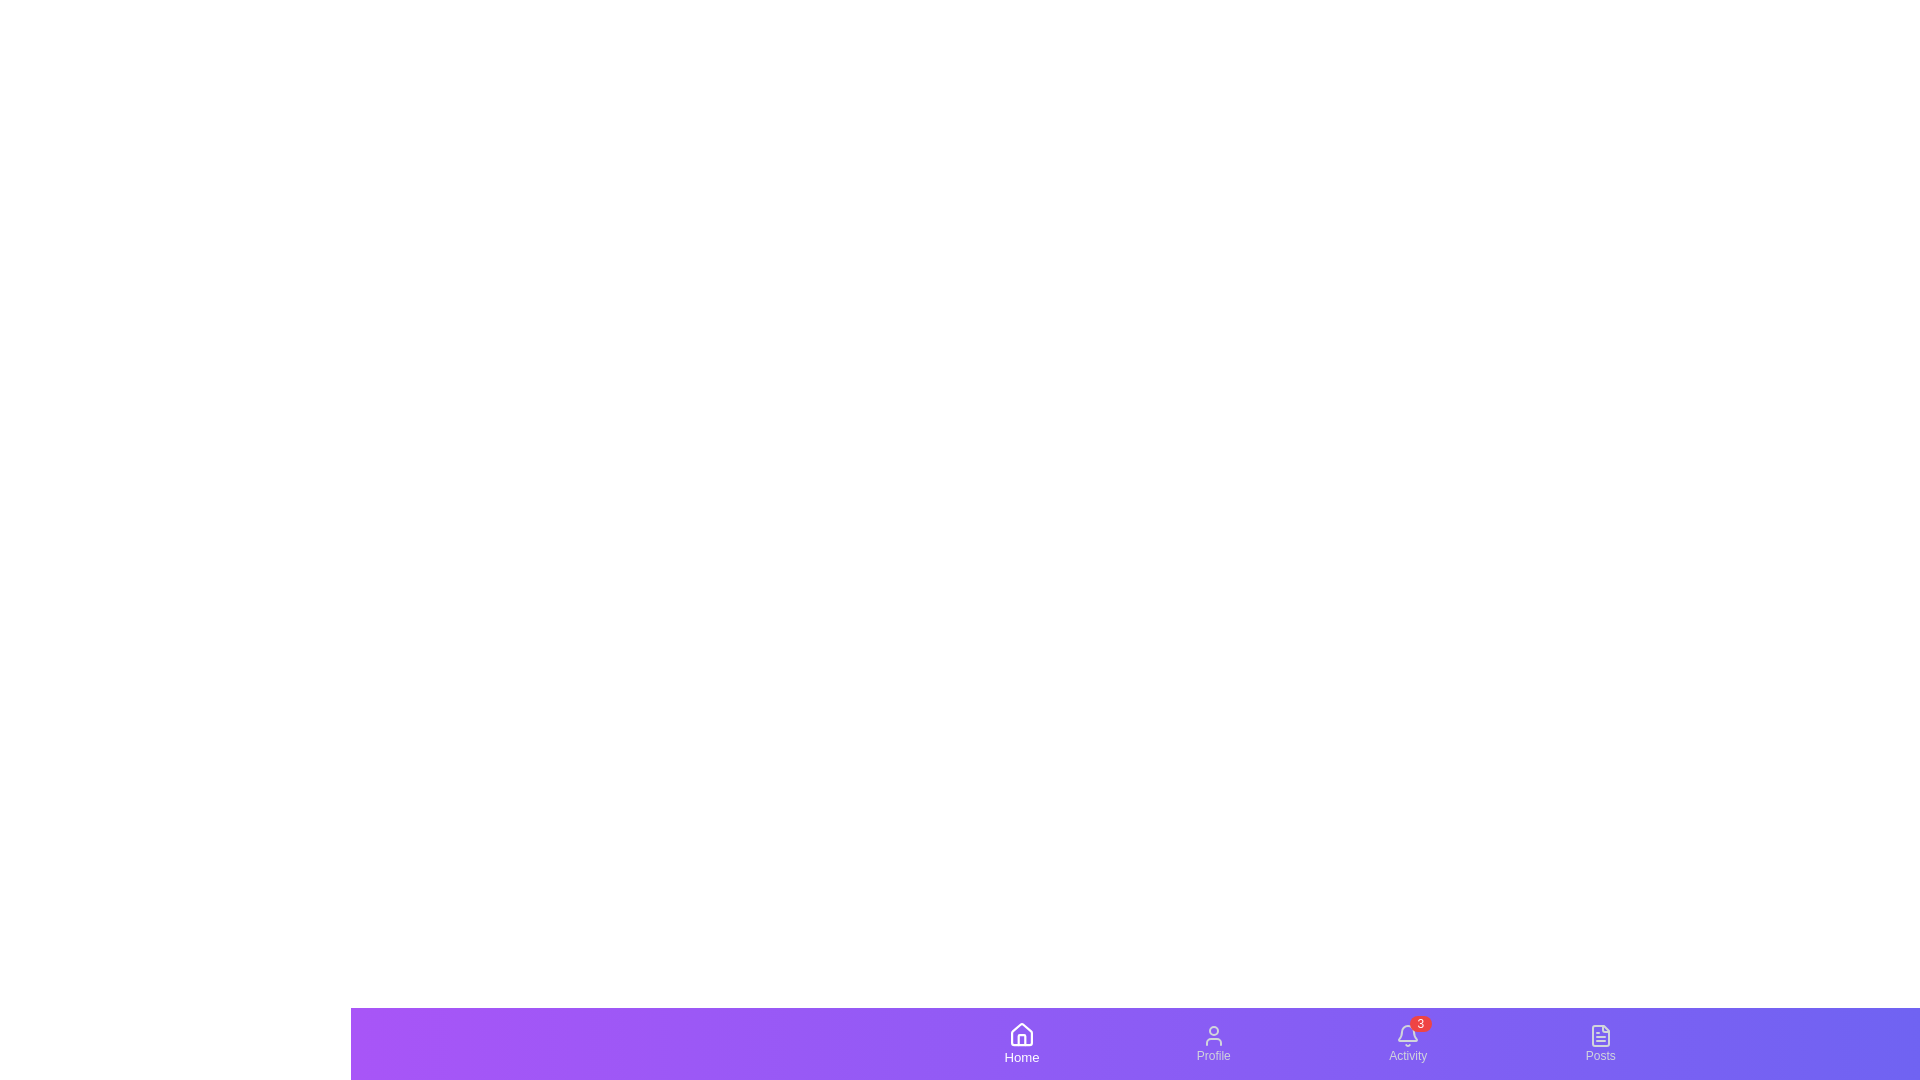  What do you see at coordinates (1212, 1043) in the screenshot?
I see `the tab labeled Profile to observe its visual feedback` at bounding box center [1212, 1043].